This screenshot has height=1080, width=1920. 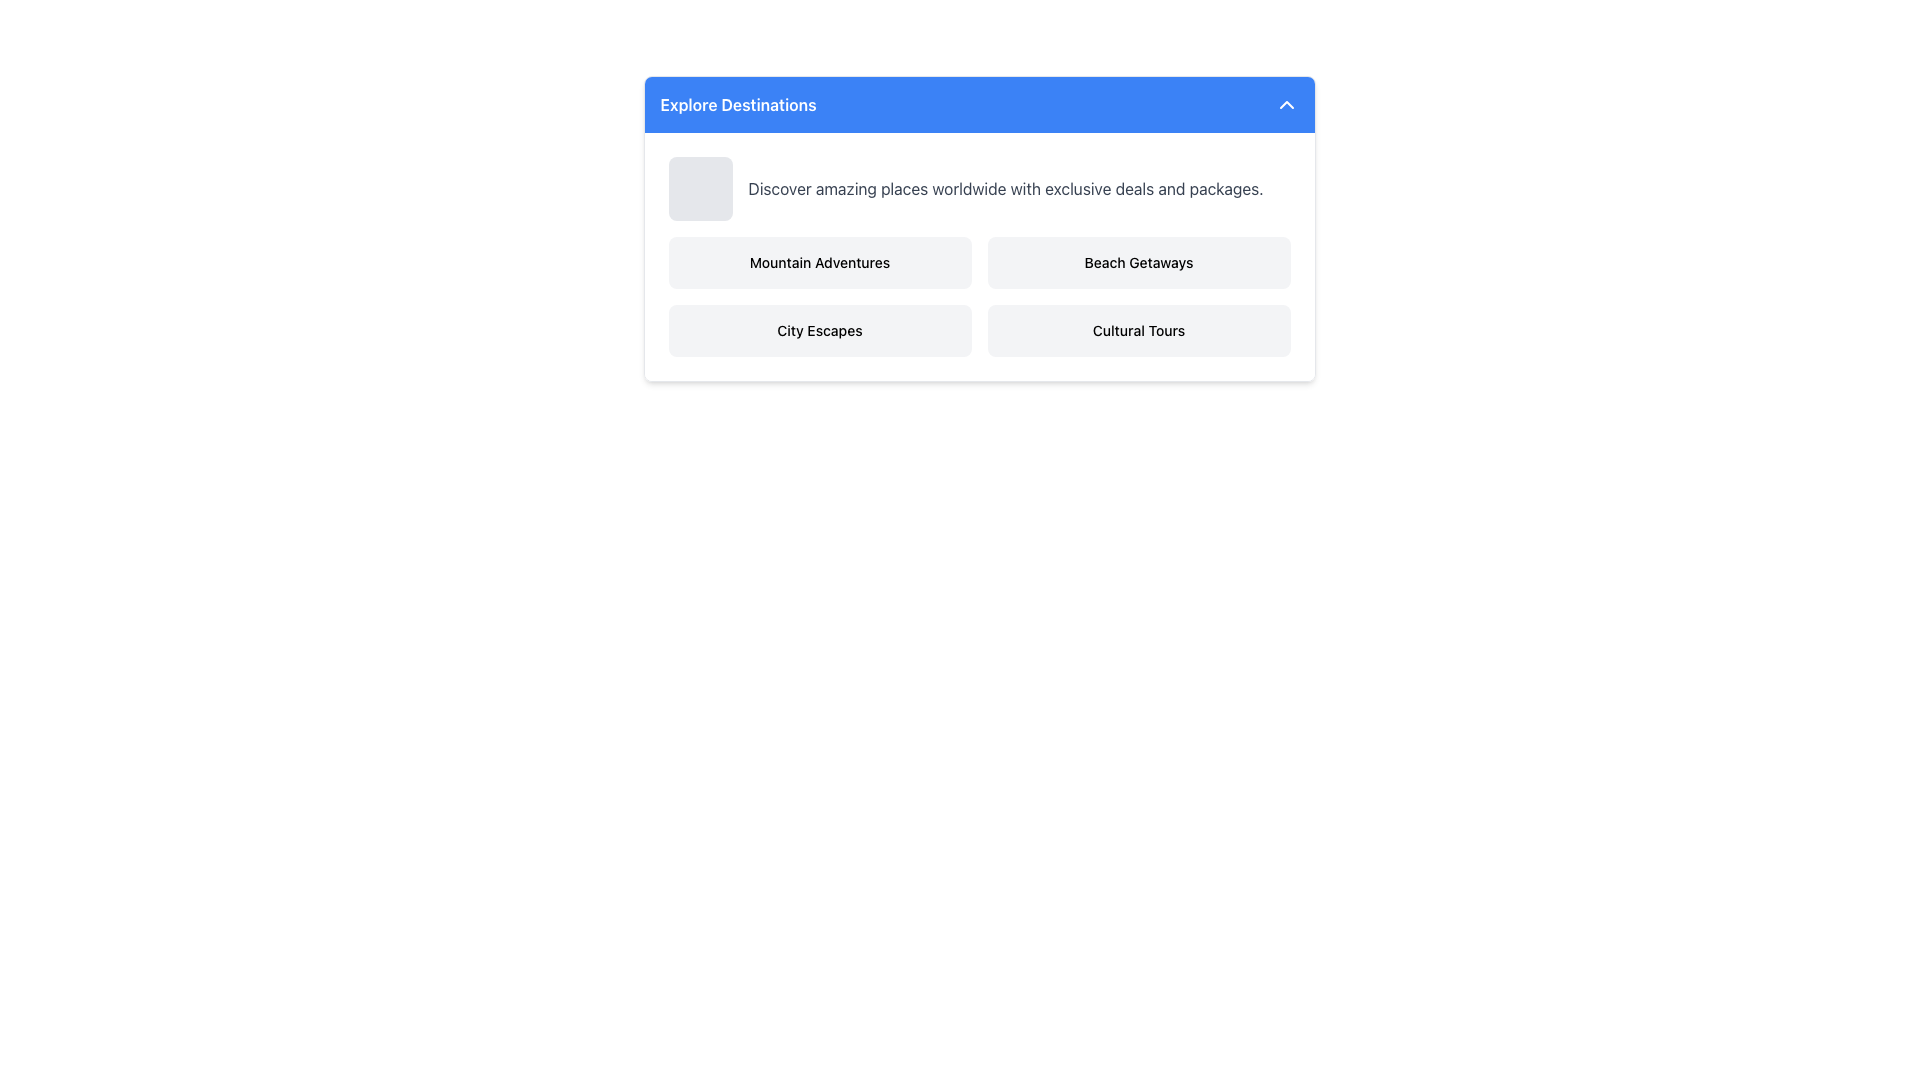 What do you see at coordinates (820, 330) in the screenshot?
I see `the 'City Escapes' button, which is a rectangular box with rounded corners, light gray background, and centered black text in a clean sans-serif font` at bounding box center [820, 330].